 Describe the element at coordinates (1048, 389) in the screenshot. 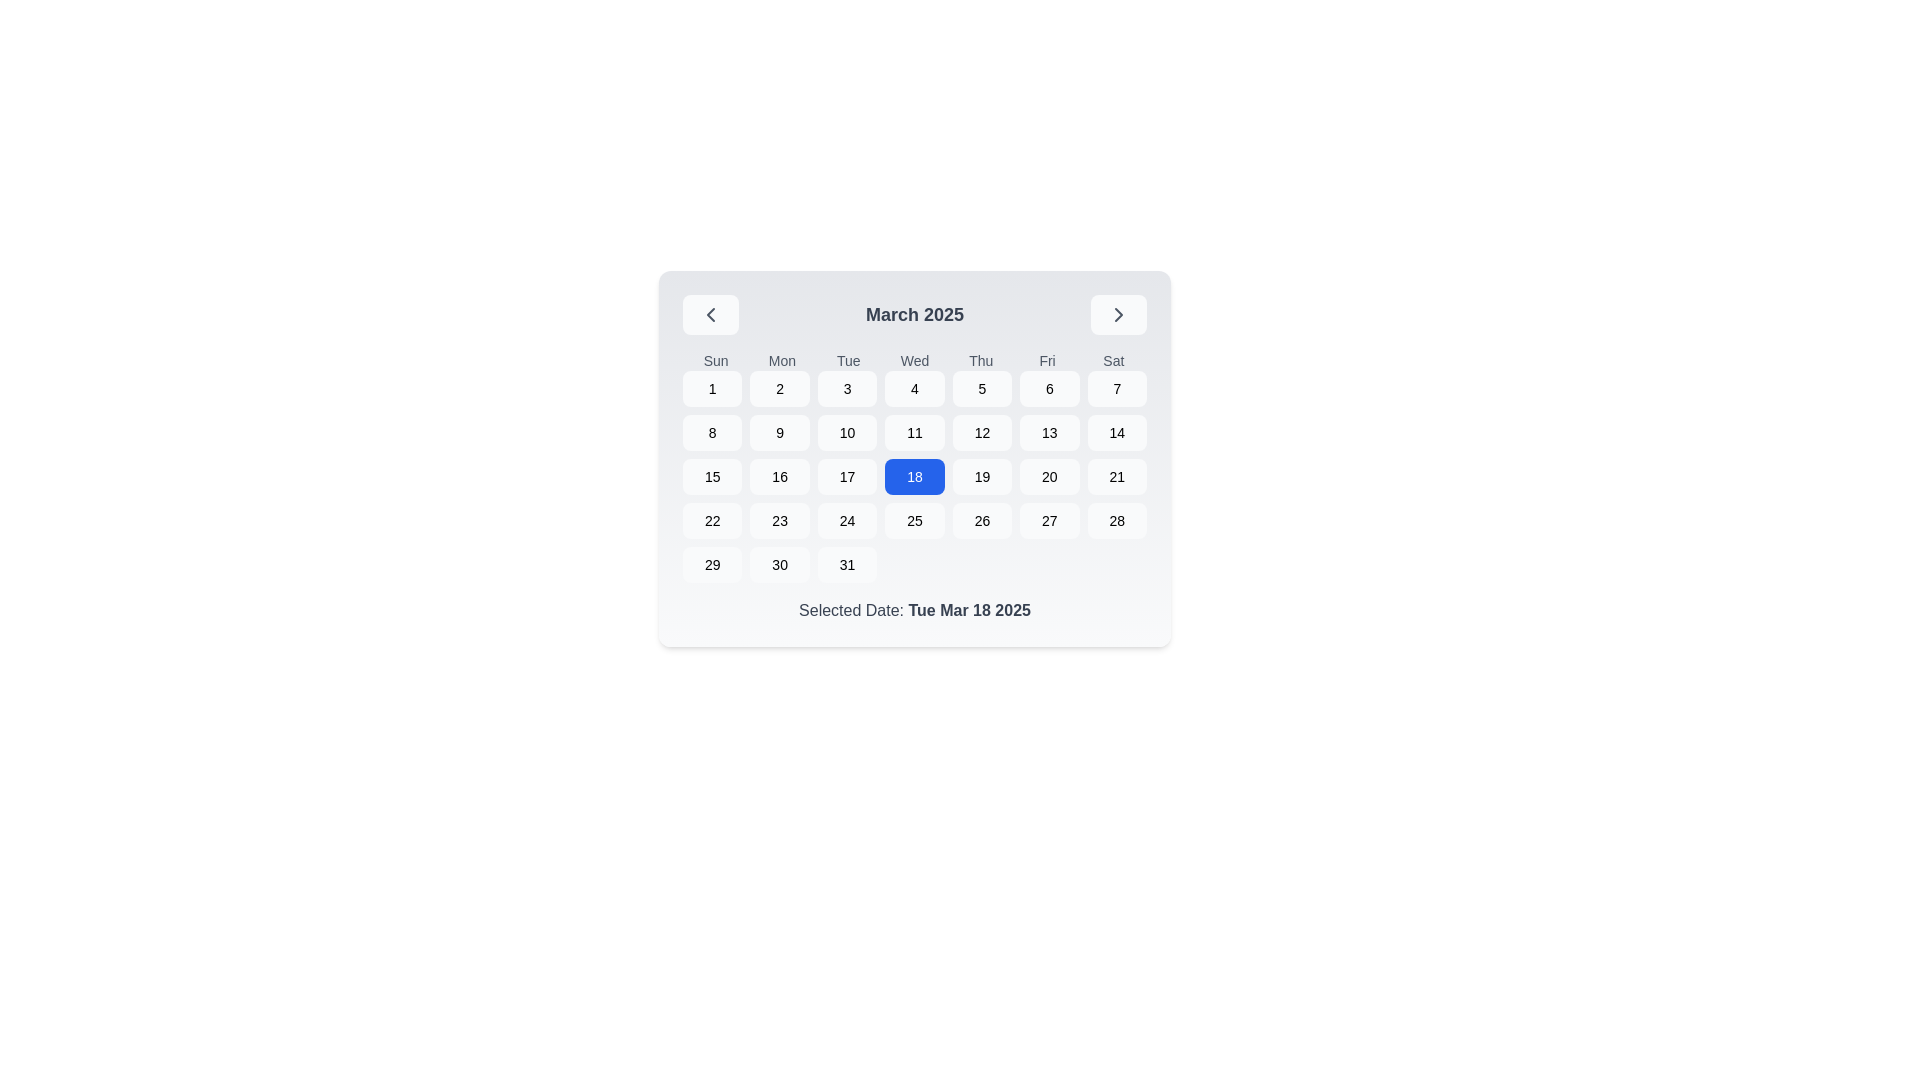

I see `the button labeled '6', which is a rectangular button with rounded corners and a light gray background that turns blue on hover` at that location.